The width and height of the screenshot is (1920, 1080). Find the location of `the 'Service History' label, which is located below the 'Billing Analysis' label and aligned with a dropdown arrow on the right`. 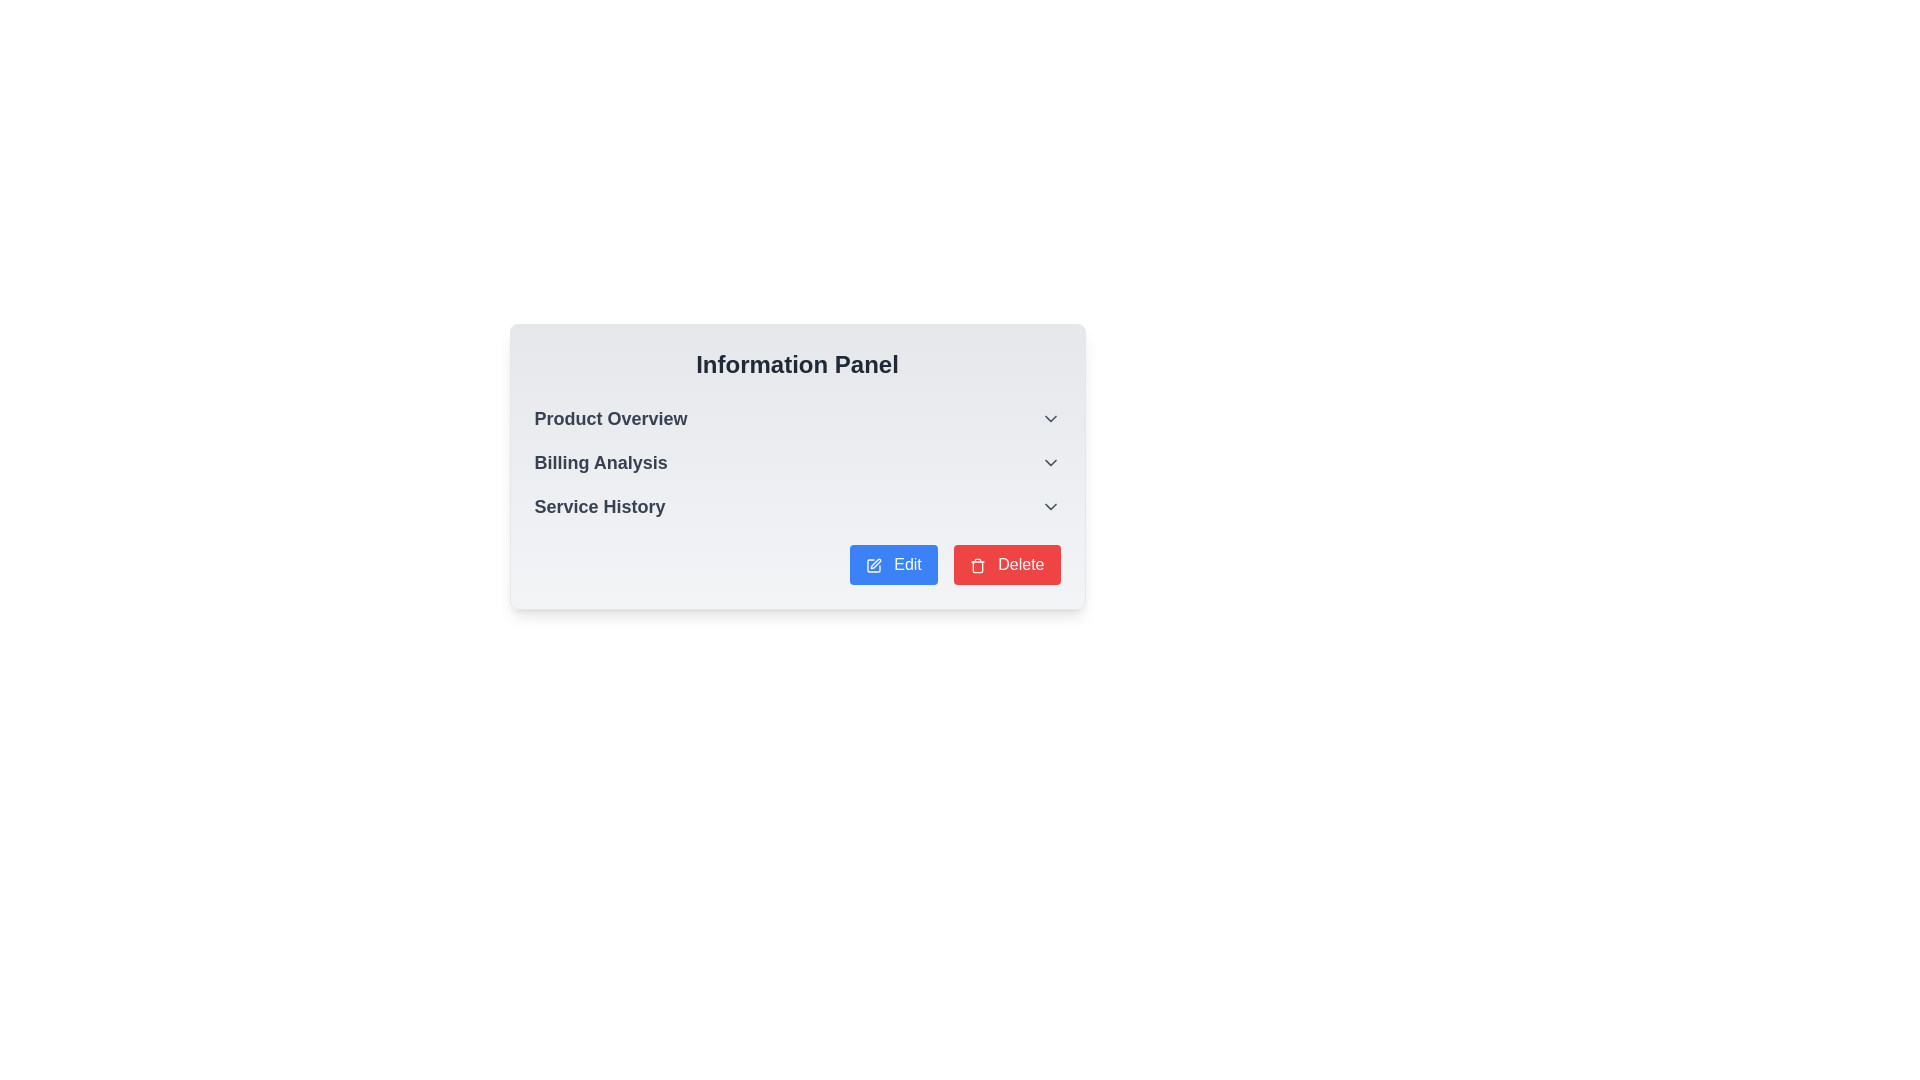

the 'Service History' label, which is located below the 'Billing Analysis' label and aligned with a dropdown arrow on the right is located at coordinates (599, 505).